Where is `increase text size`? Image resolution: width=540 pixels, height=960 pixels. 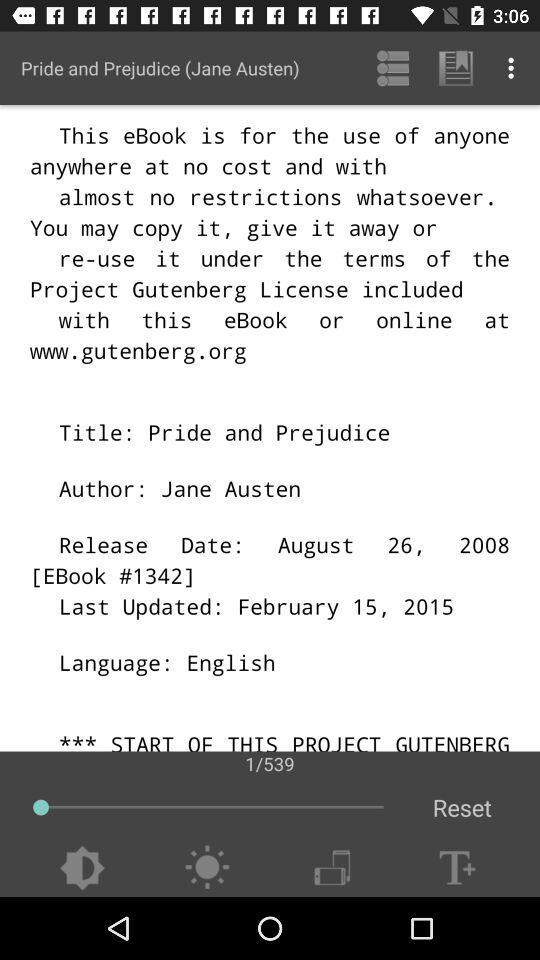 increase text size is located at coordinates (457, 867).